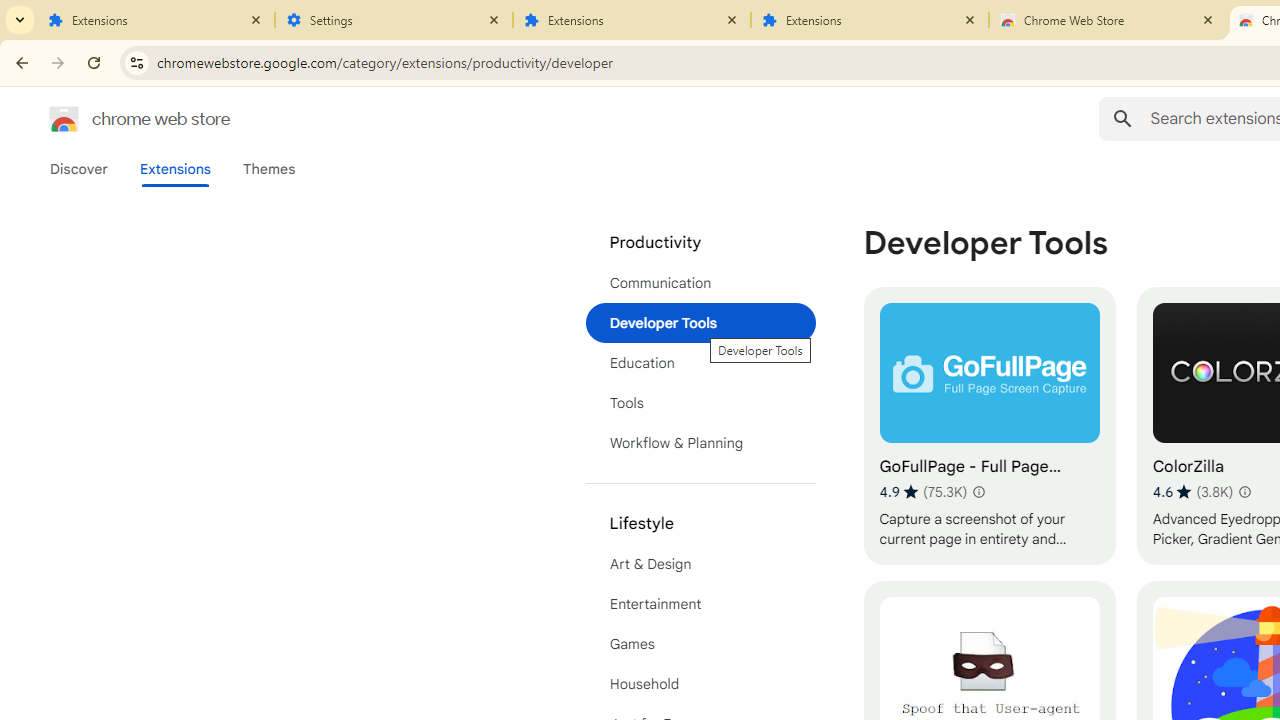 This screenshot has height=720, width=1280. What do you see at coordinates (118, 119) in the screenshot?
I see `'Chrome Web Store logo chrome web store'` at bounding box center [118, 119].